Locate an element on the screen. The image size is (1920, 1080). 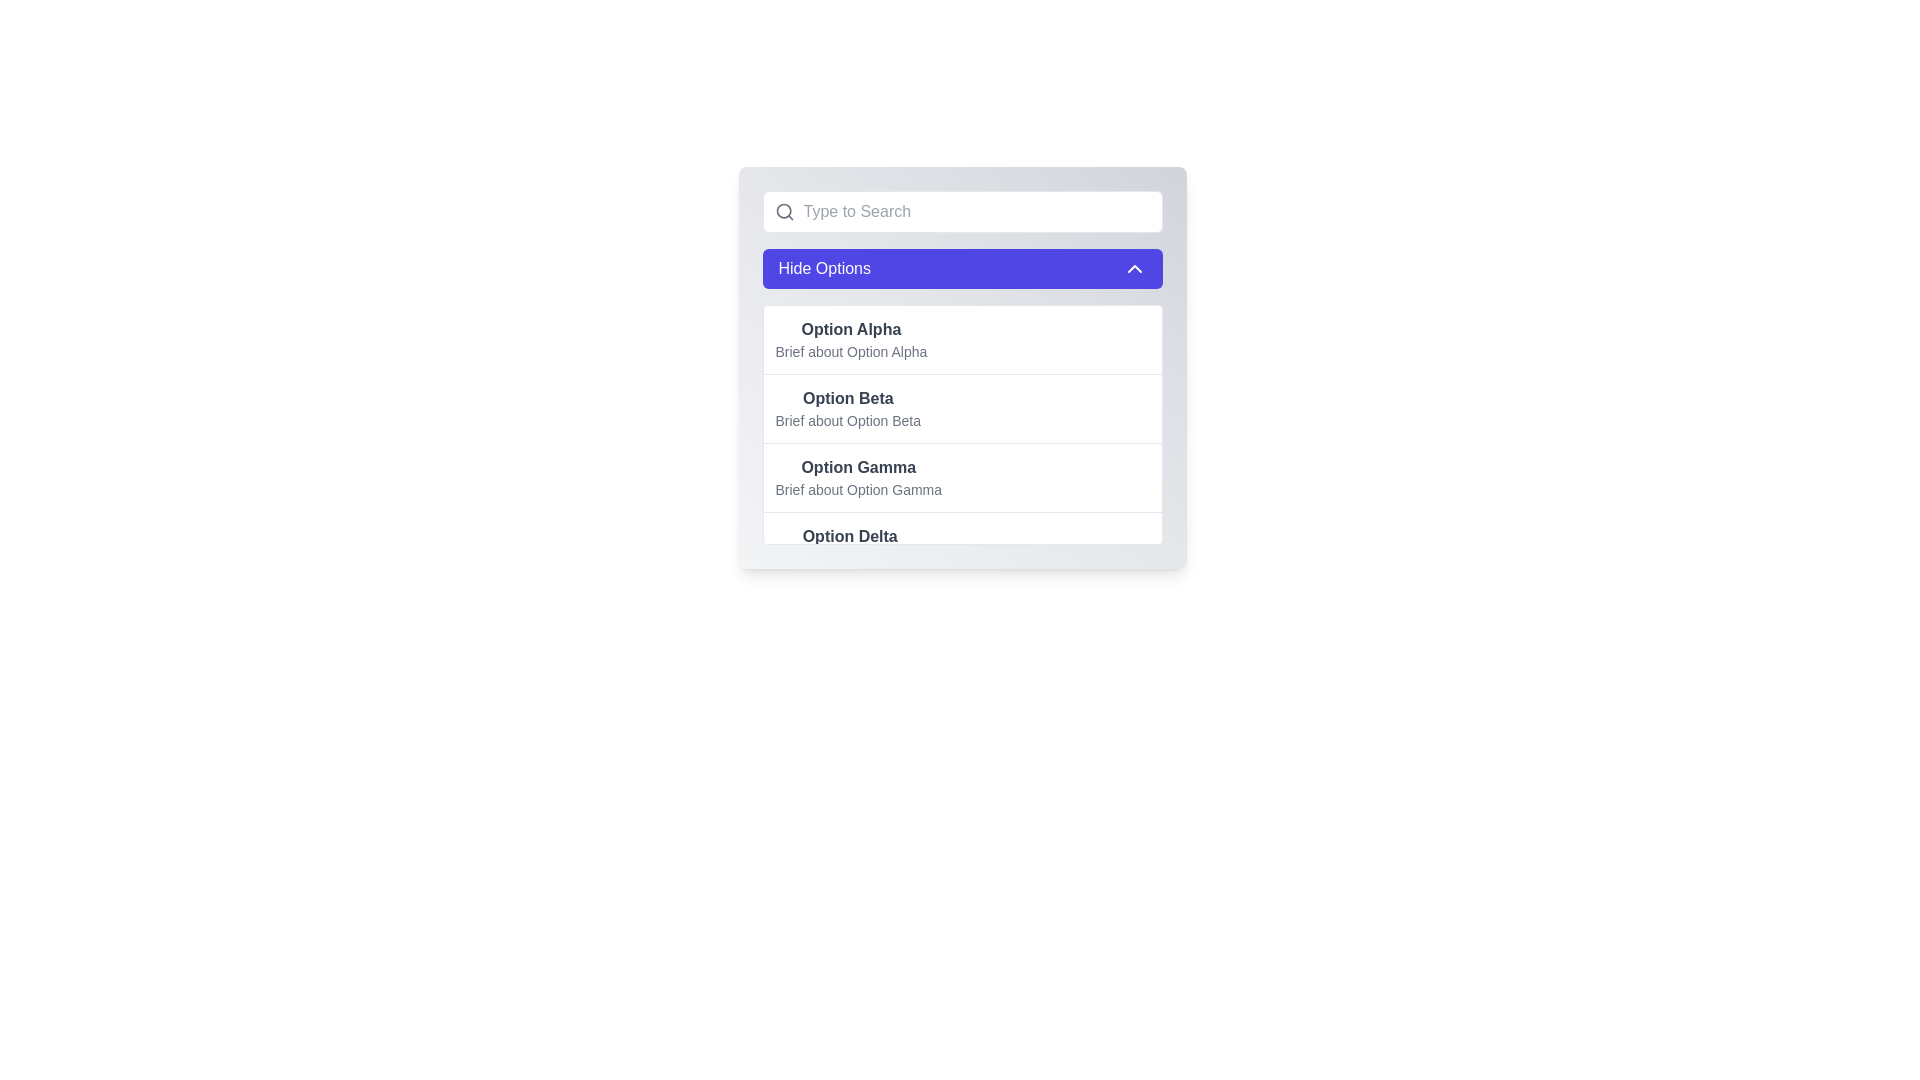
the second list item in the dropdown is located at coordinates (962, 423).